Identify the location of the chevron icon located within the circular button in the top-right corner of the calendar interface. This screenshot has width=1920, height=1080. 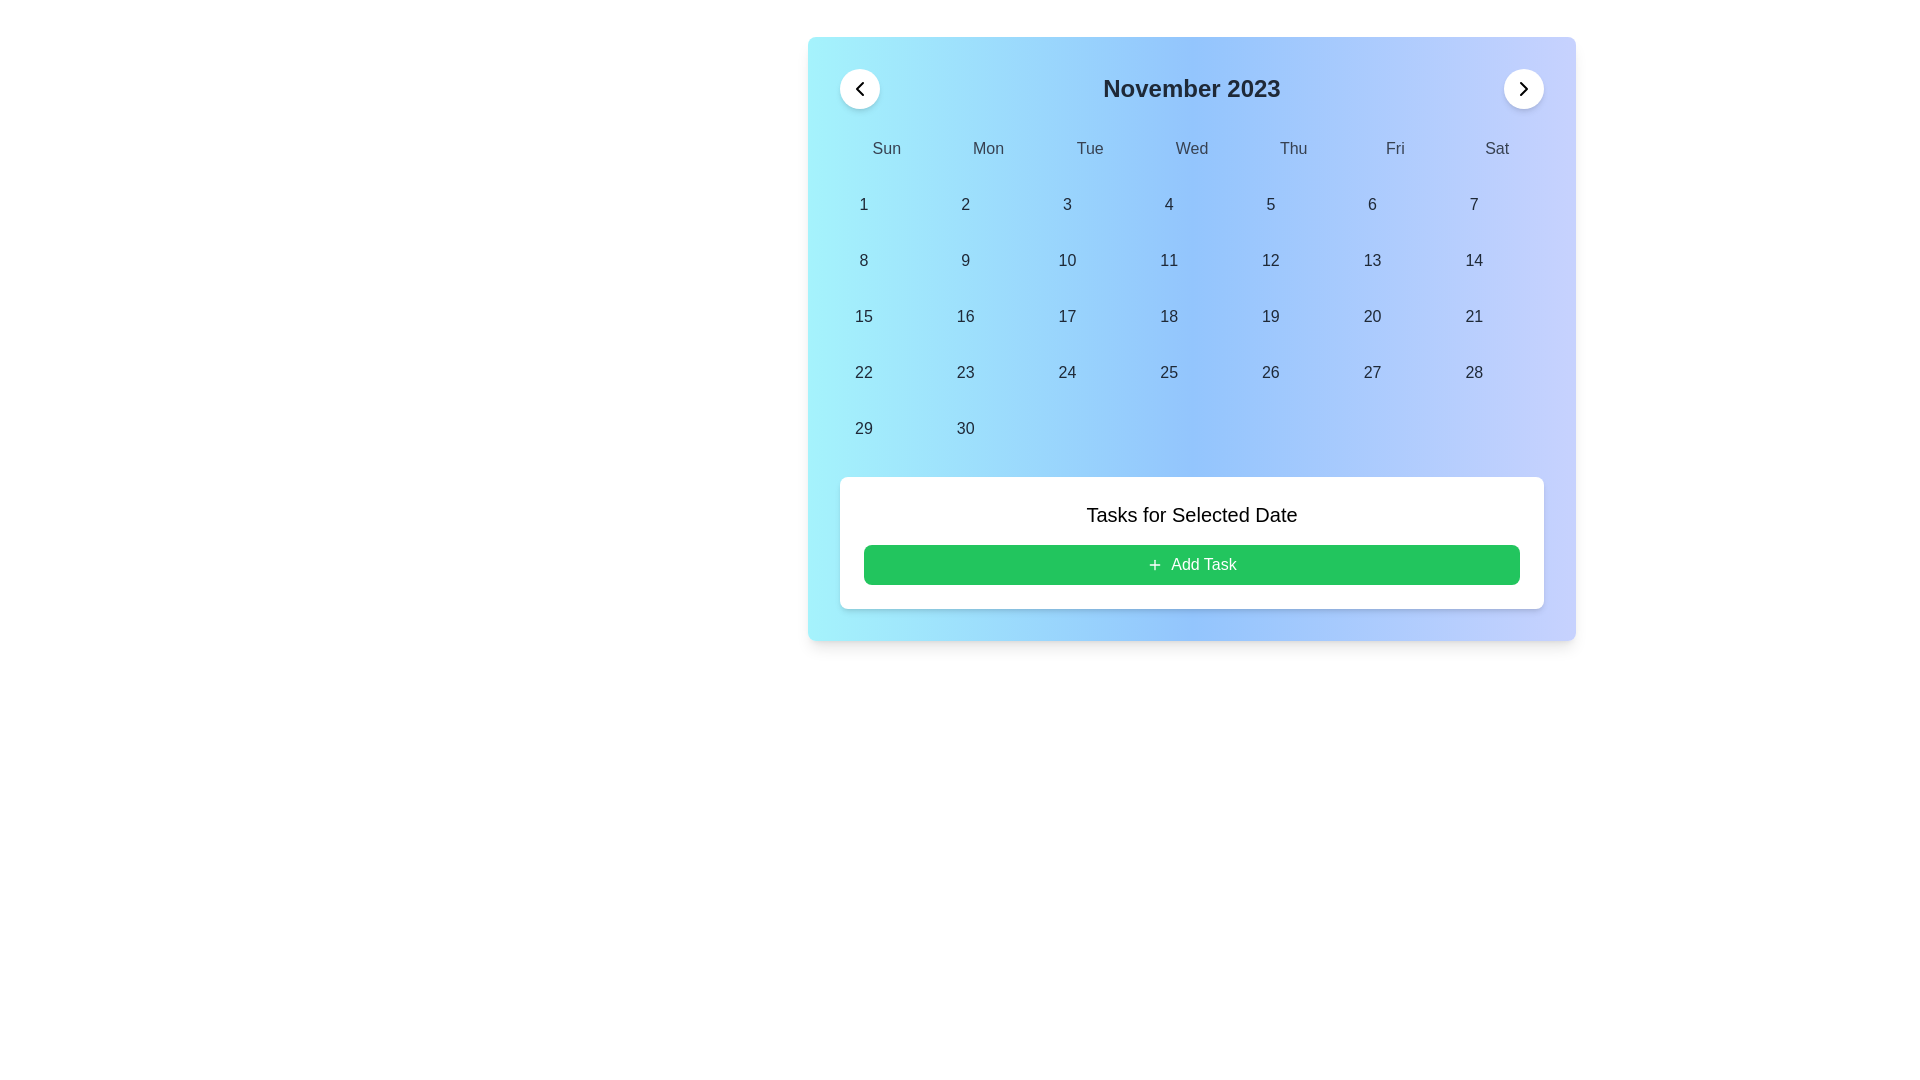
(1522, 87).